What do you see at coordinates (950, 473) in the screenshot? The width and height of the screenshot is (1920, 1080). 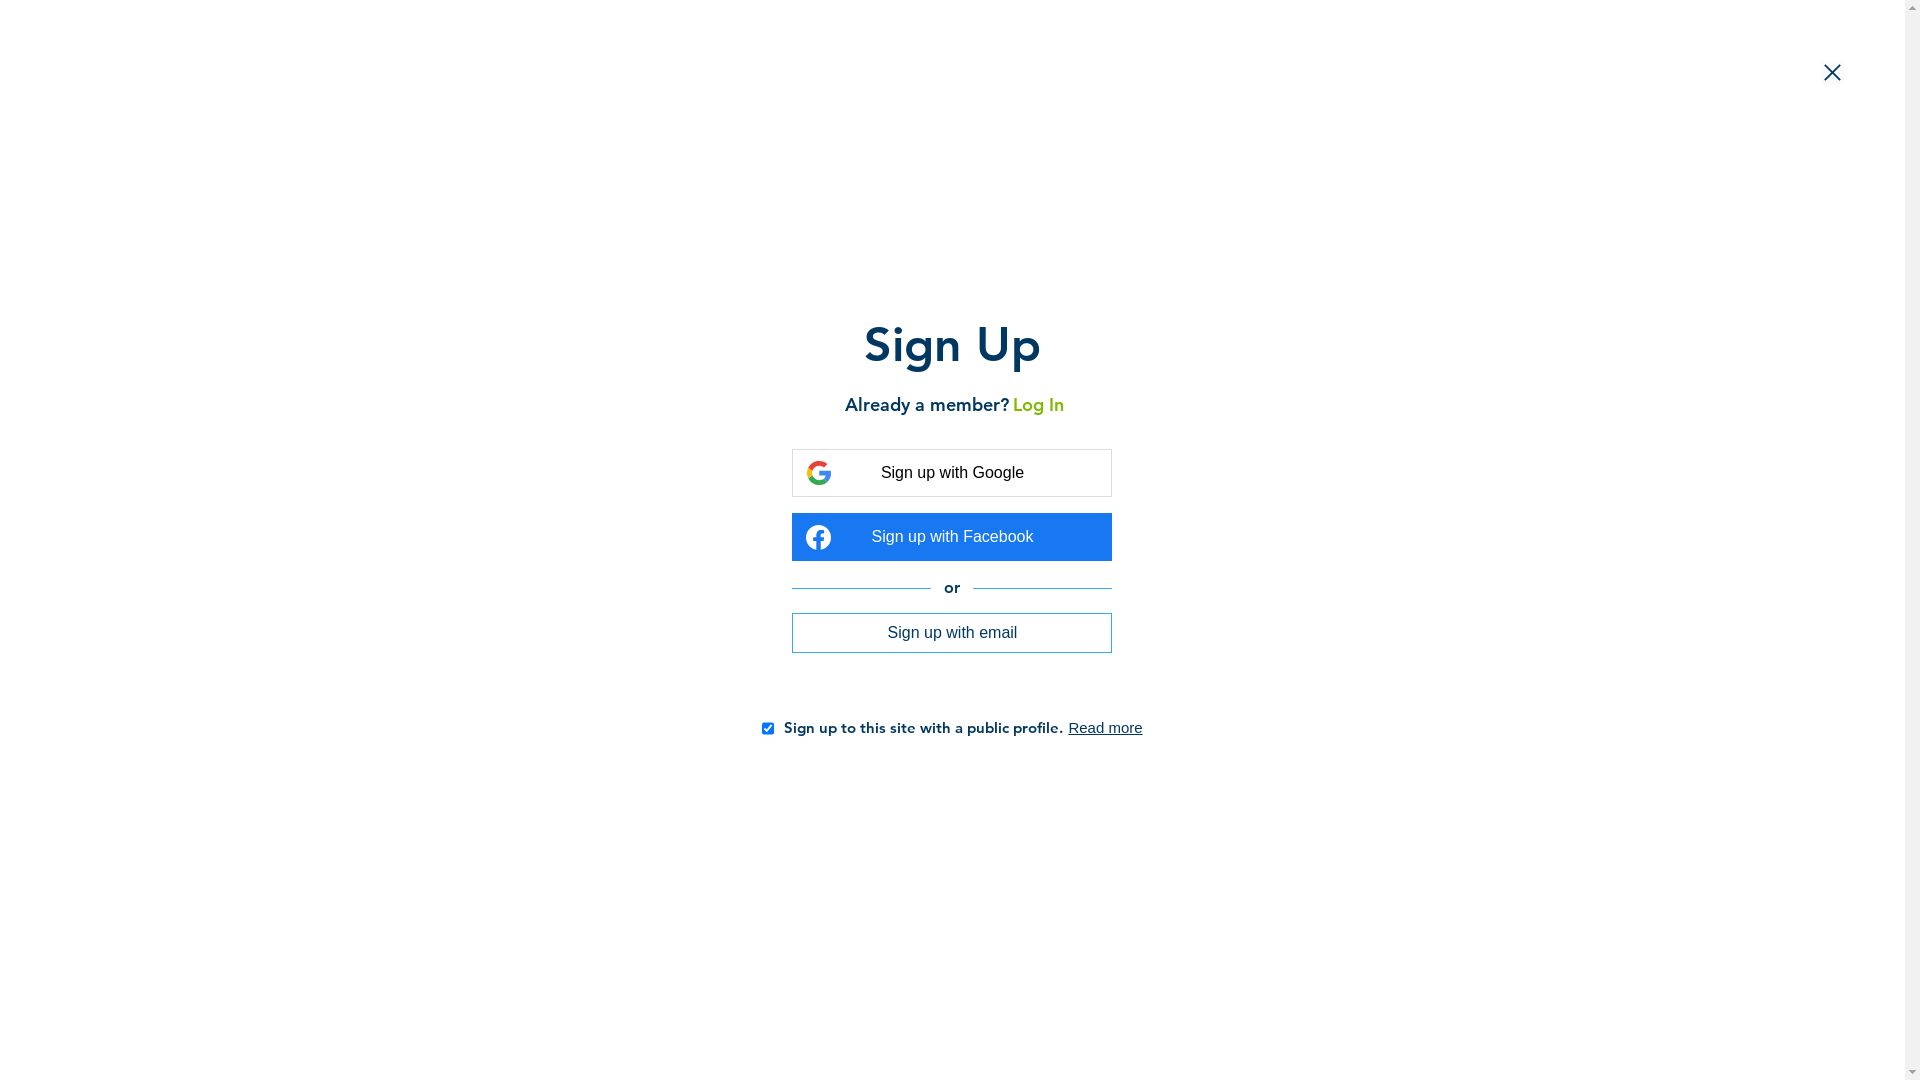 I see `'Sign up with Google'` at bounding box center [950, 473].